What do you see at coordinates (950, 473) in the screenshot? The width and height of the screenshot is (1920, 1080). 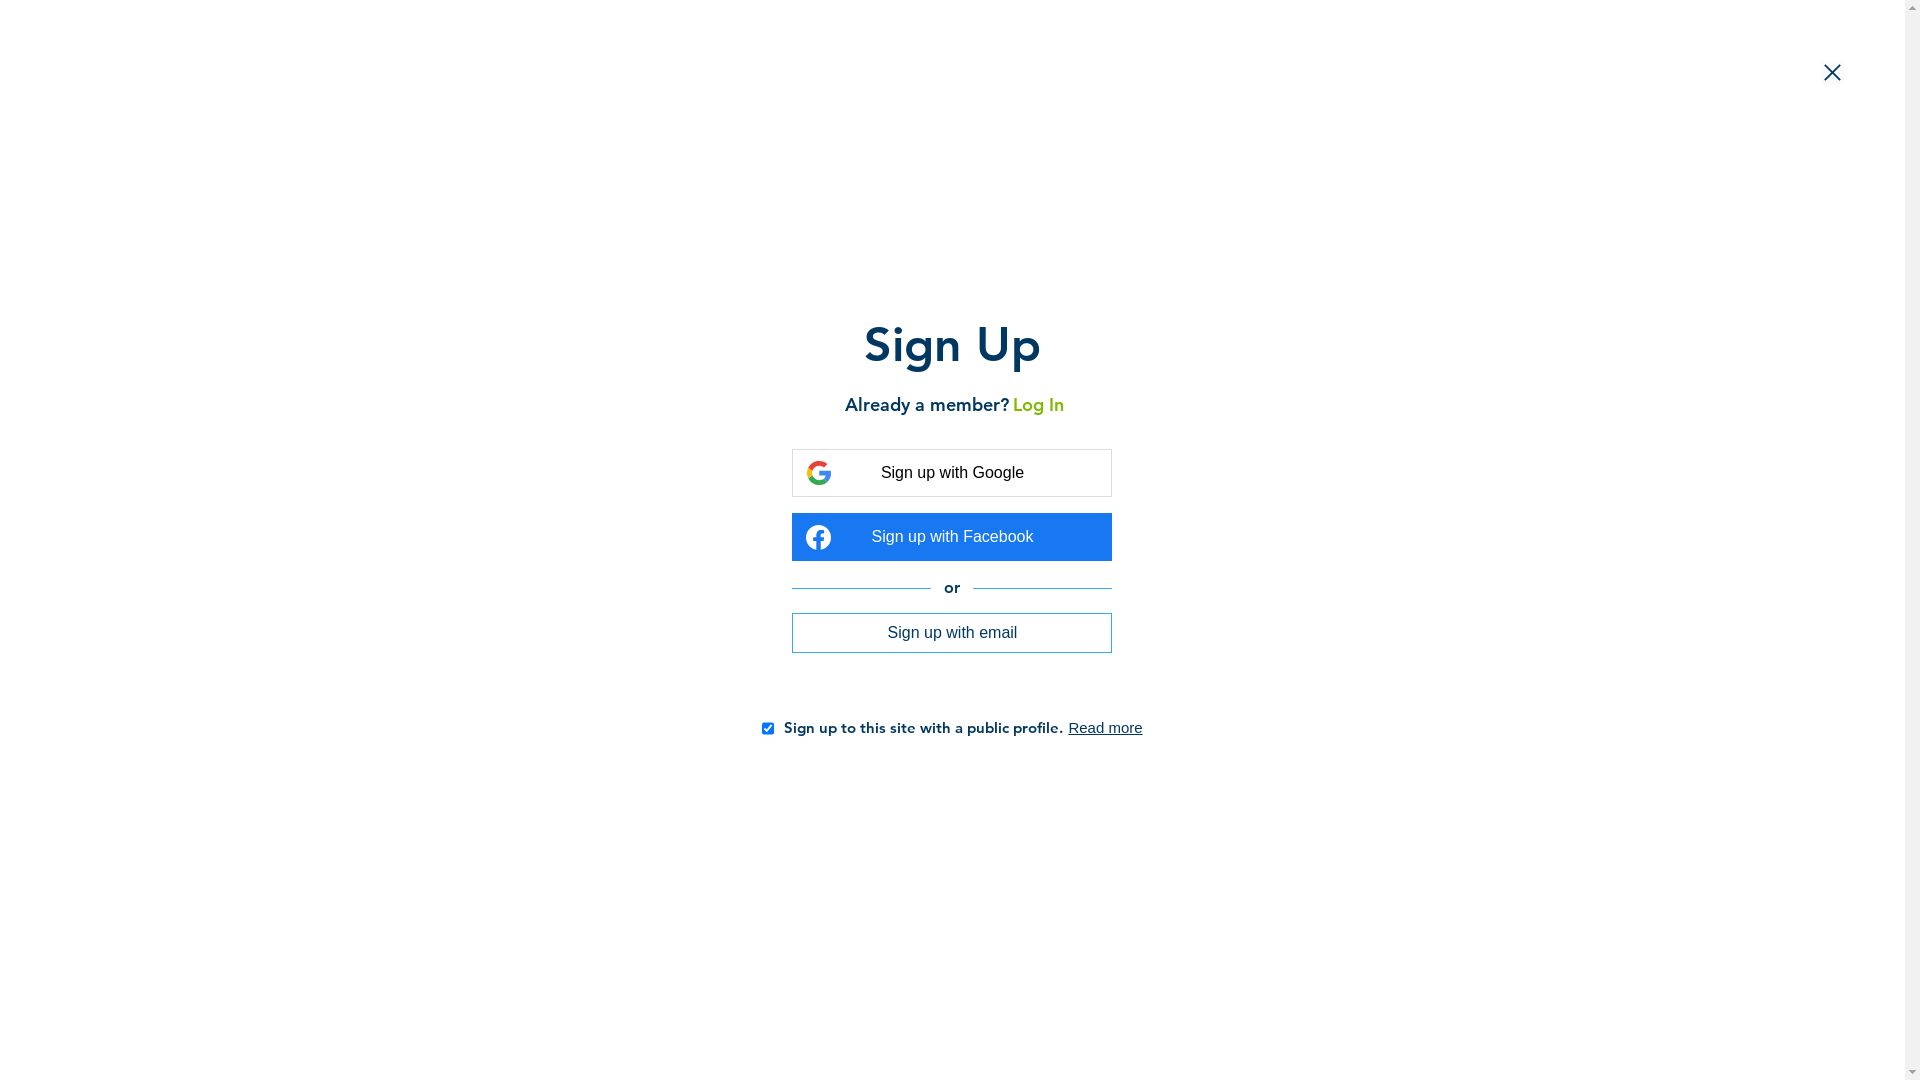 I see `'Sign up with Google'` at bounding box center [950, 473].